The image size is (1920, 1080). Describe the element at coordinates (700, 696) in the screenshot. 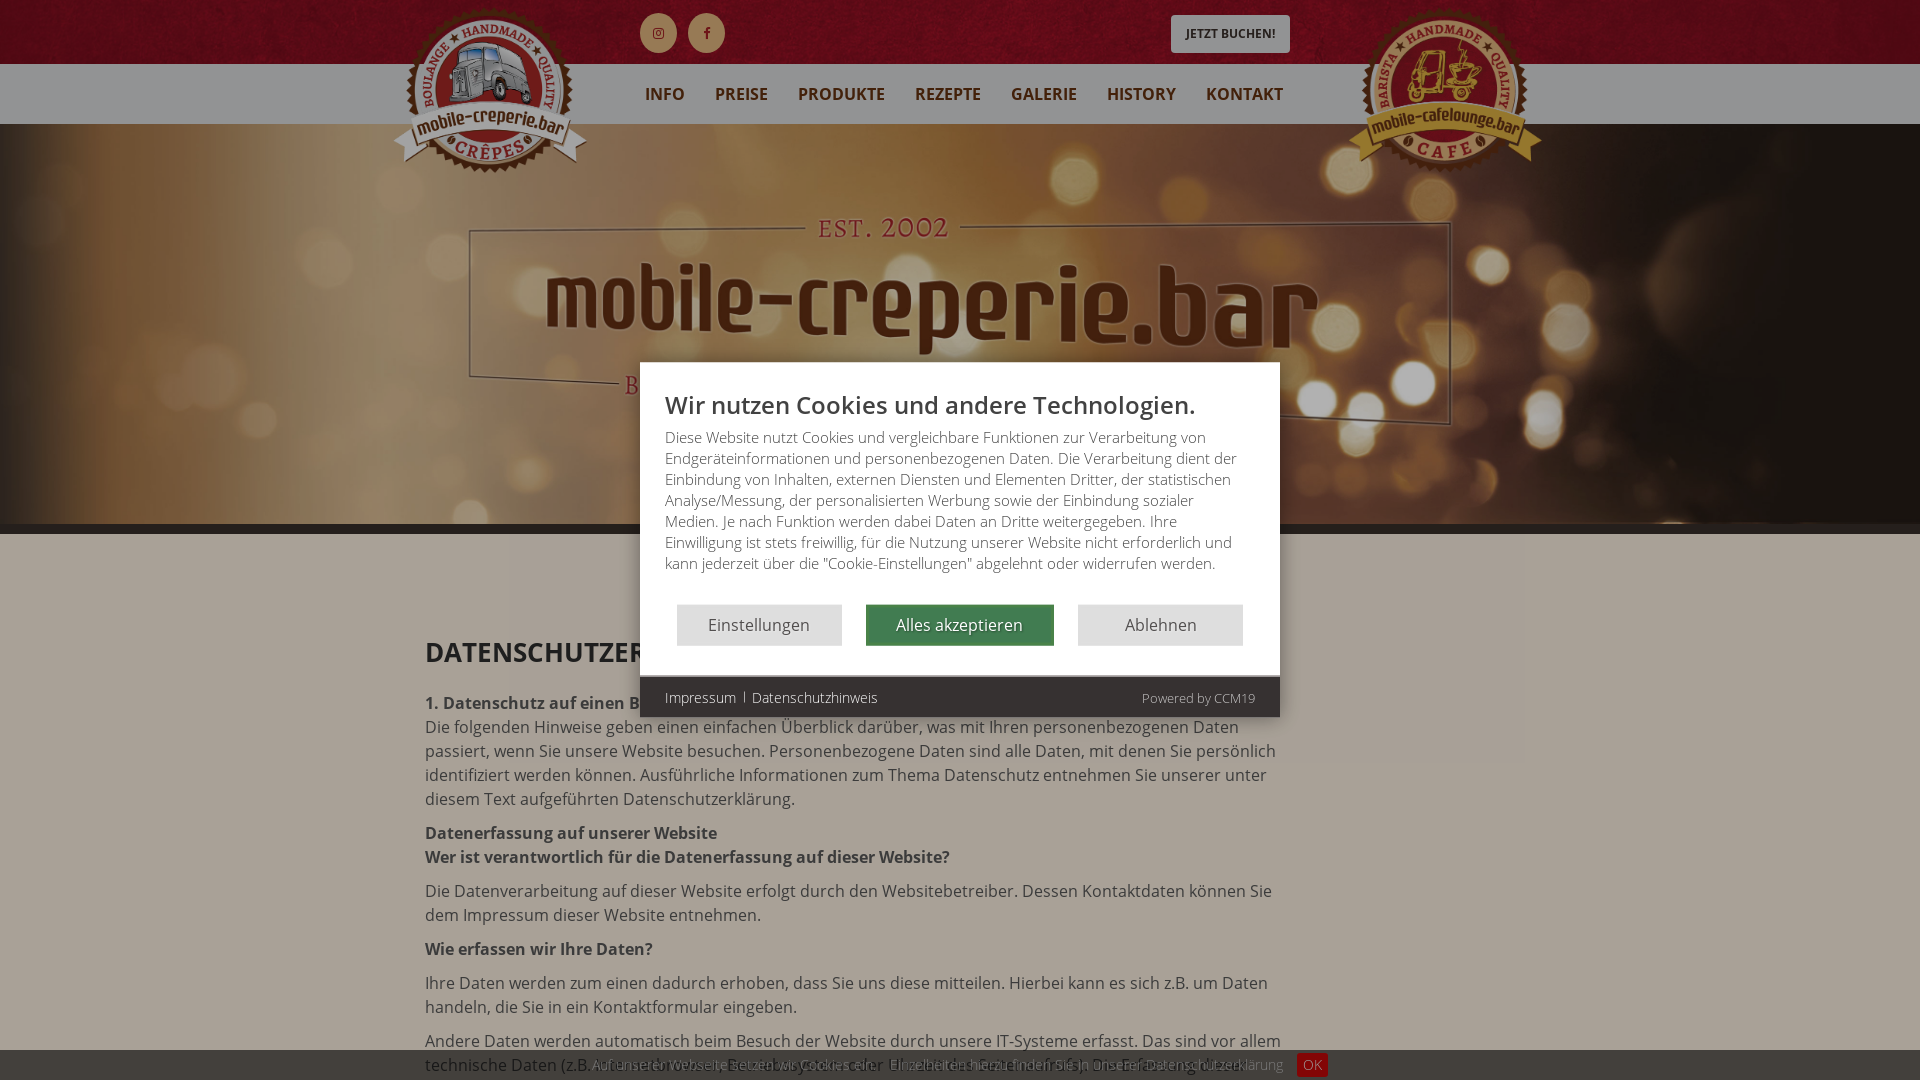

I see `'Impressum'` at that location.